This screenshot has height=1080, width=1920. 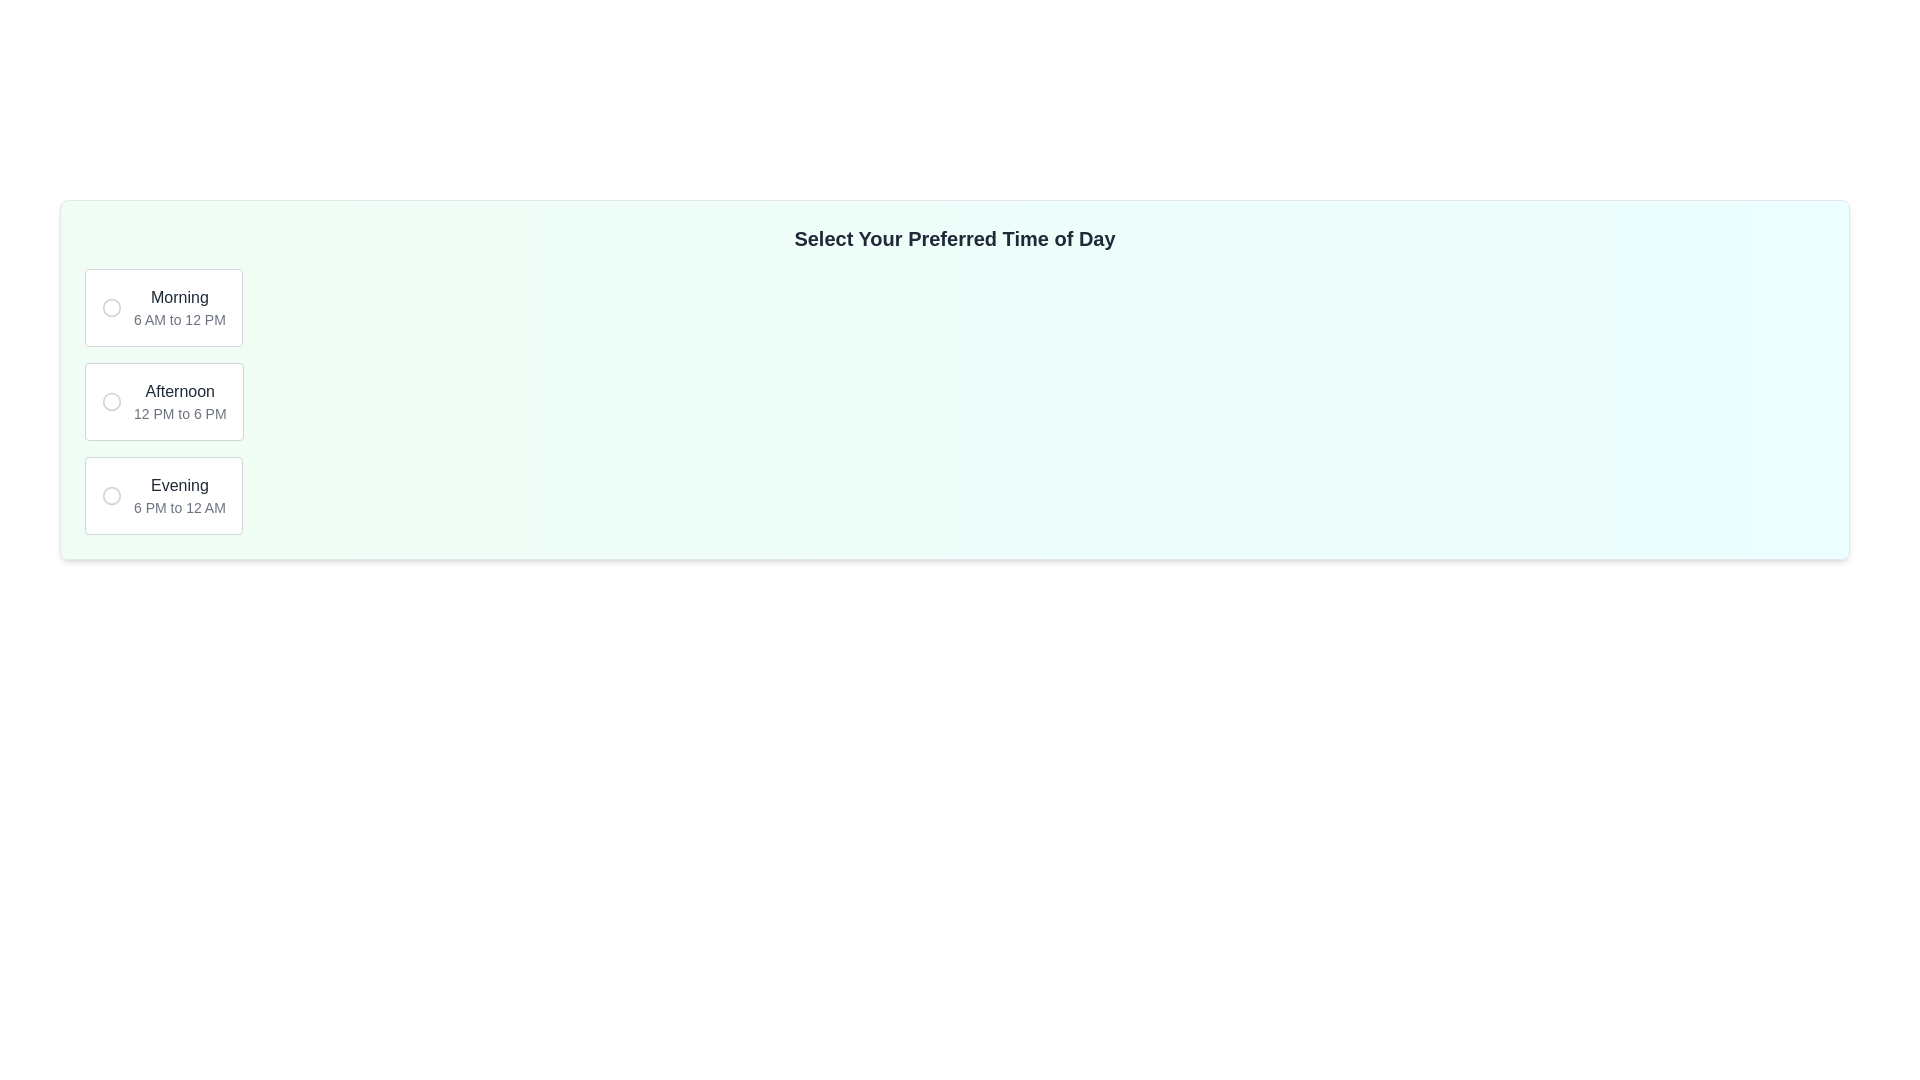 I want to click on text from the text label displaying '6 AM to 12 PM', which is styled in small gray font and positioned below the label 'Morning', so click(x=179, y=319).